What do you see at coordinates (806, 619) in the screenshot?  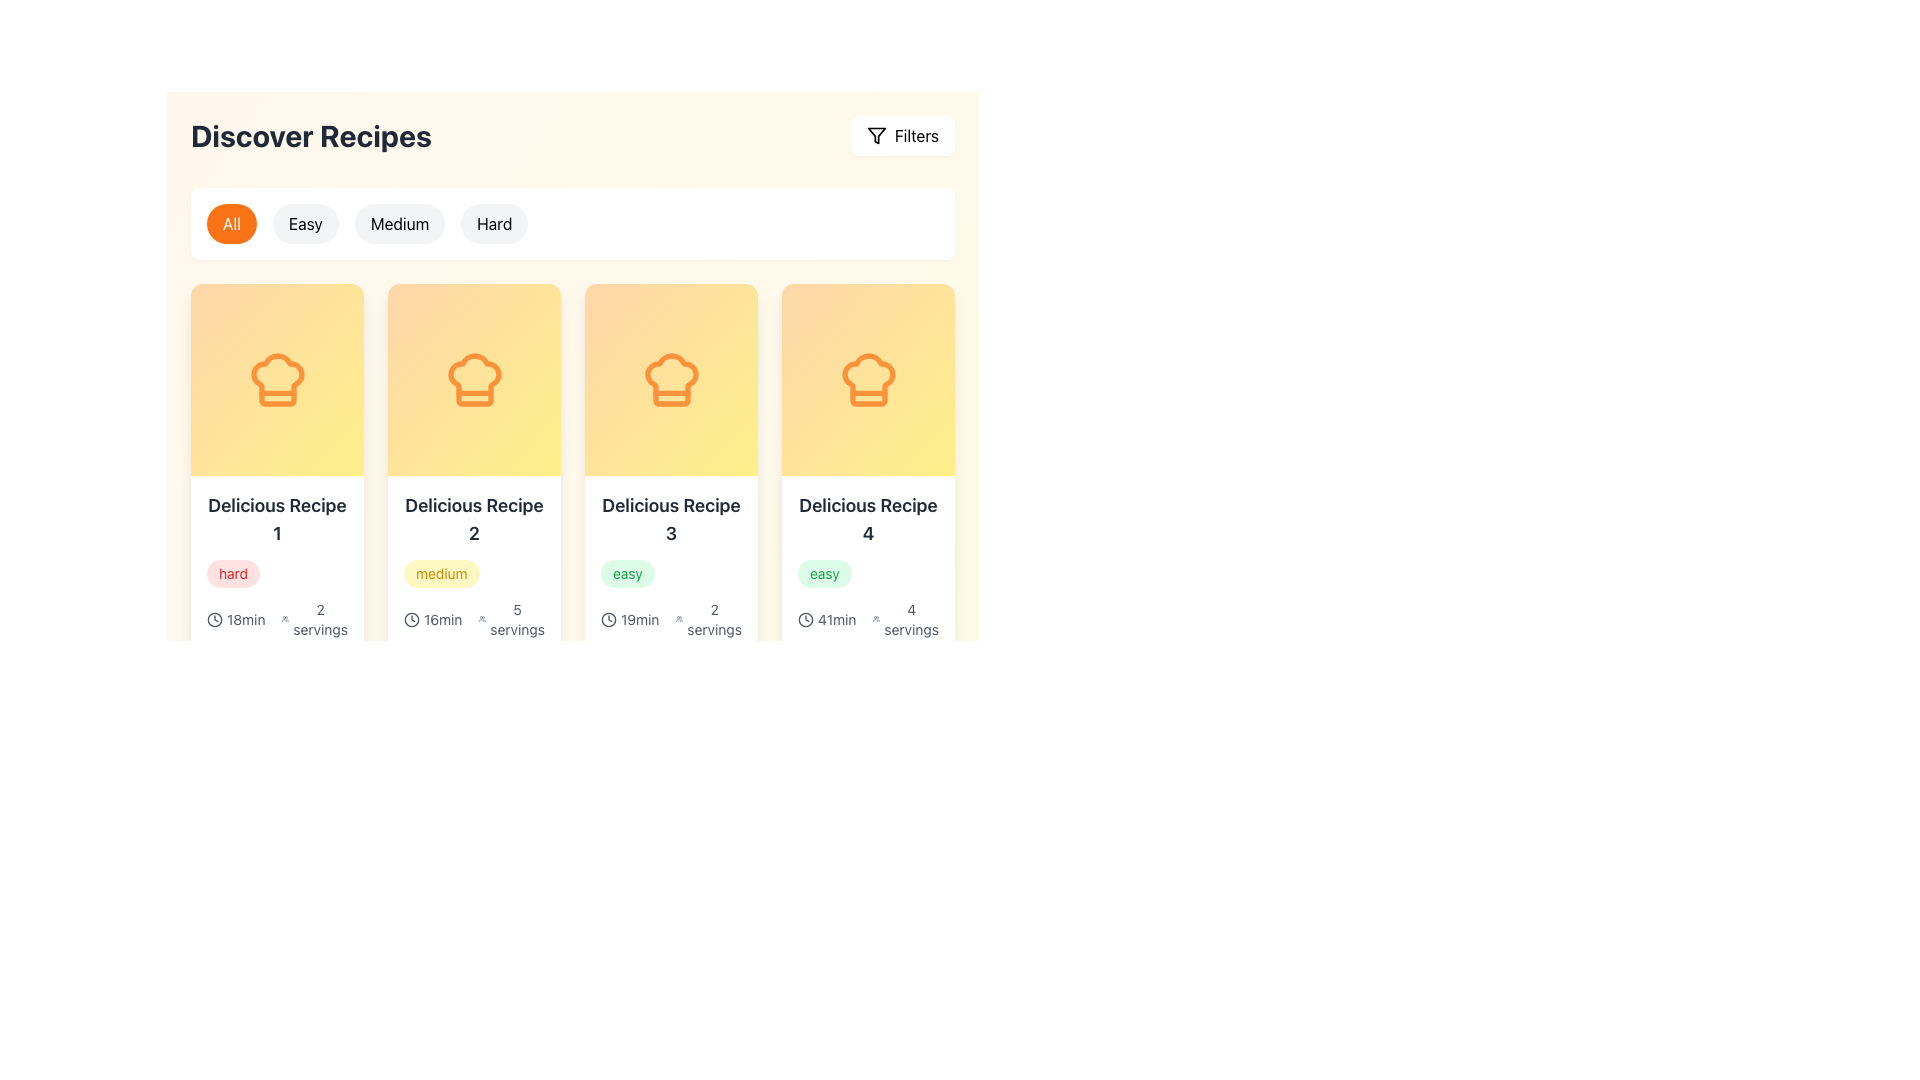 I see `the context of the SVG circle element that represents time in the clock icon for 'Delicious Recipe 4', located at the center-bottom of the card` at bounding box center [806, 619].